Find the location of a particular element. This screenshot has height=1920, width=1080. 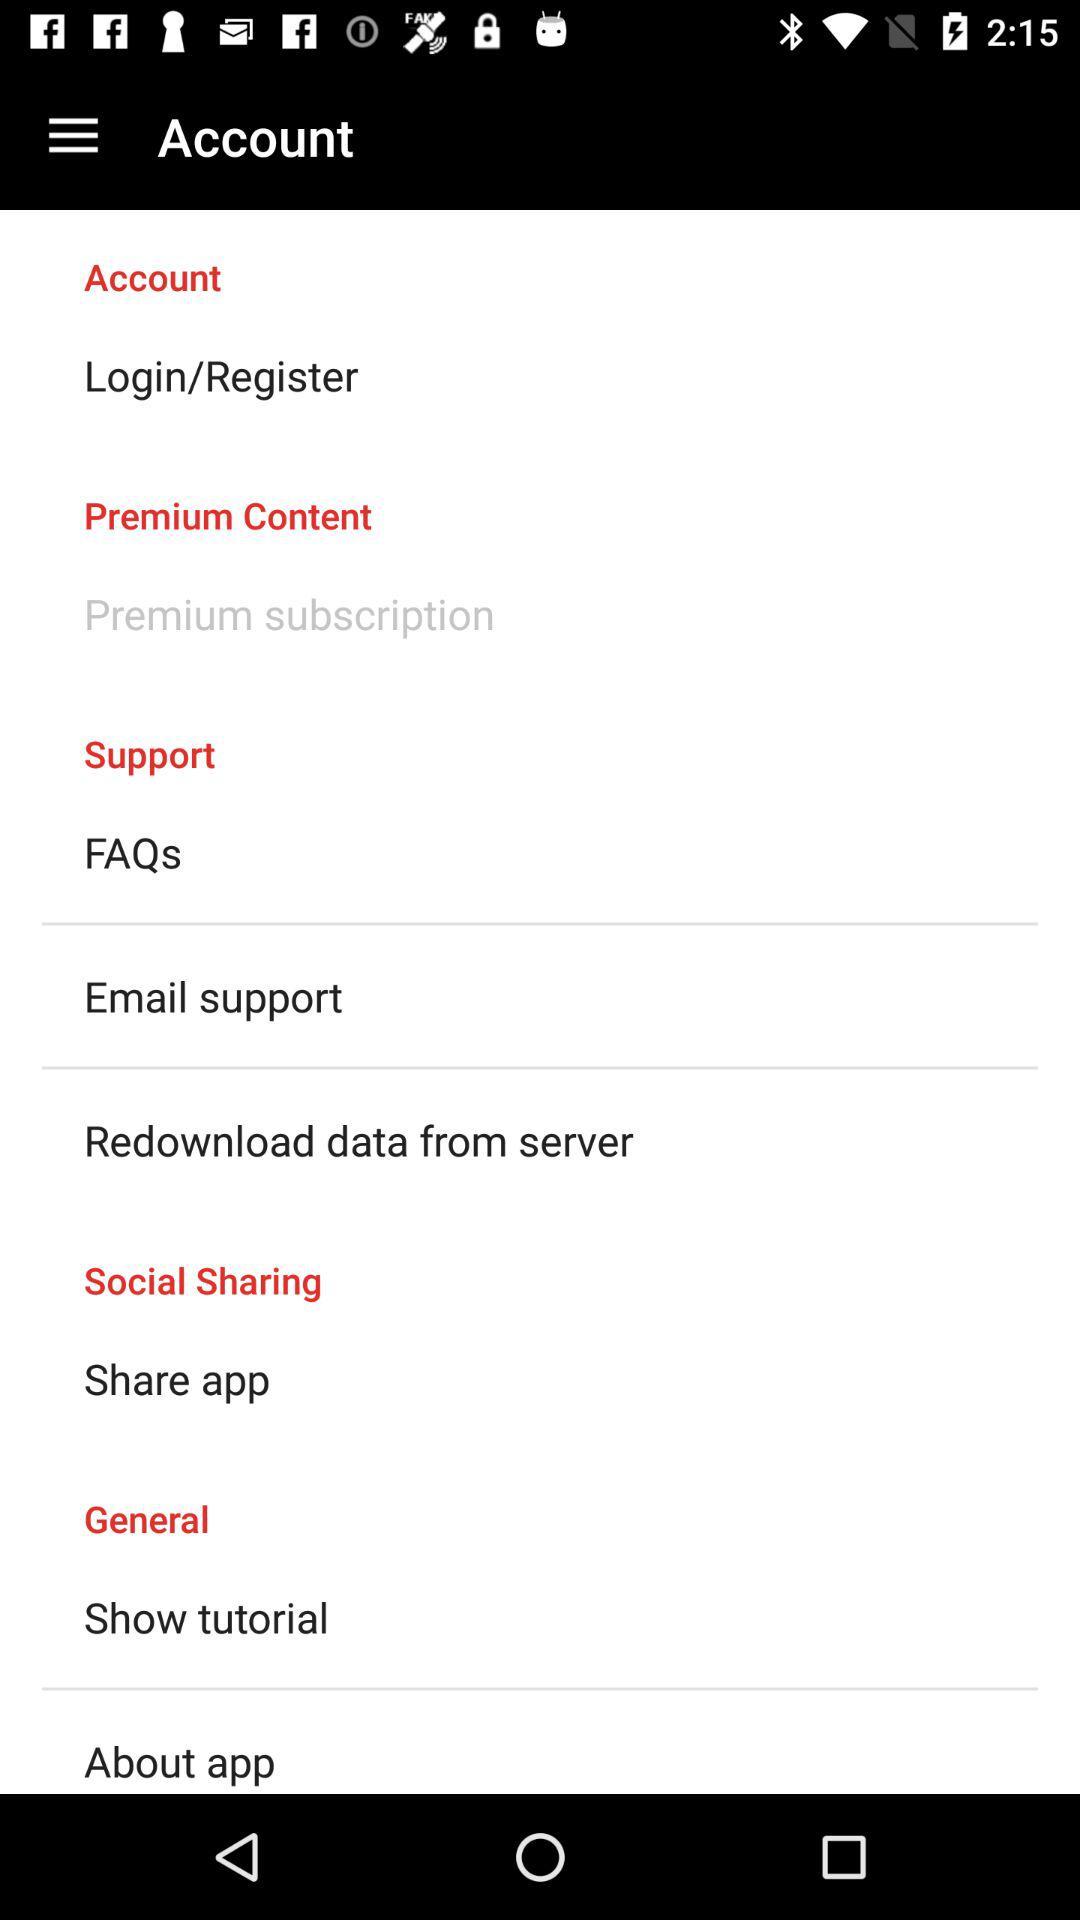

social sharing item is located at coordinates (540, 1258).